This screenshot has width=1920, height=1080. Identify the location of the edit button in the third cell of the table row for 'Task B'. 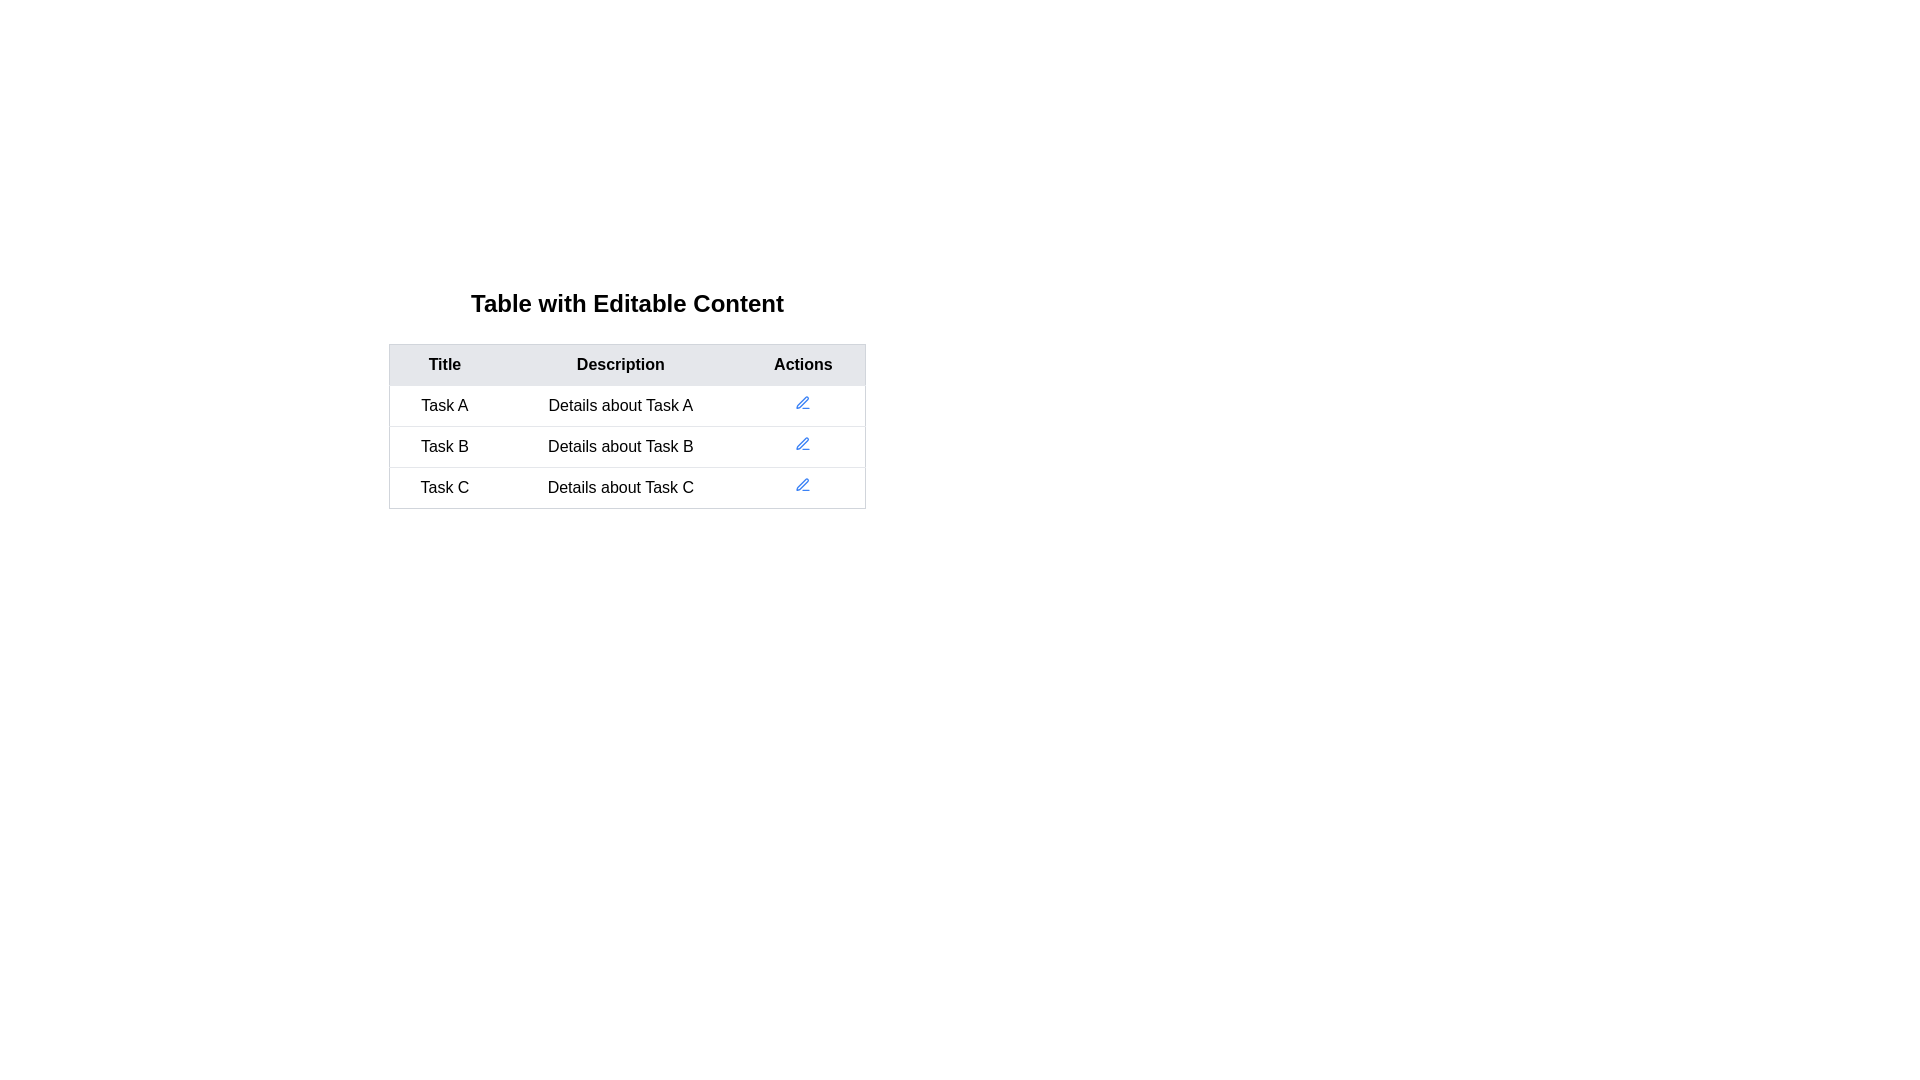
(803, 446).